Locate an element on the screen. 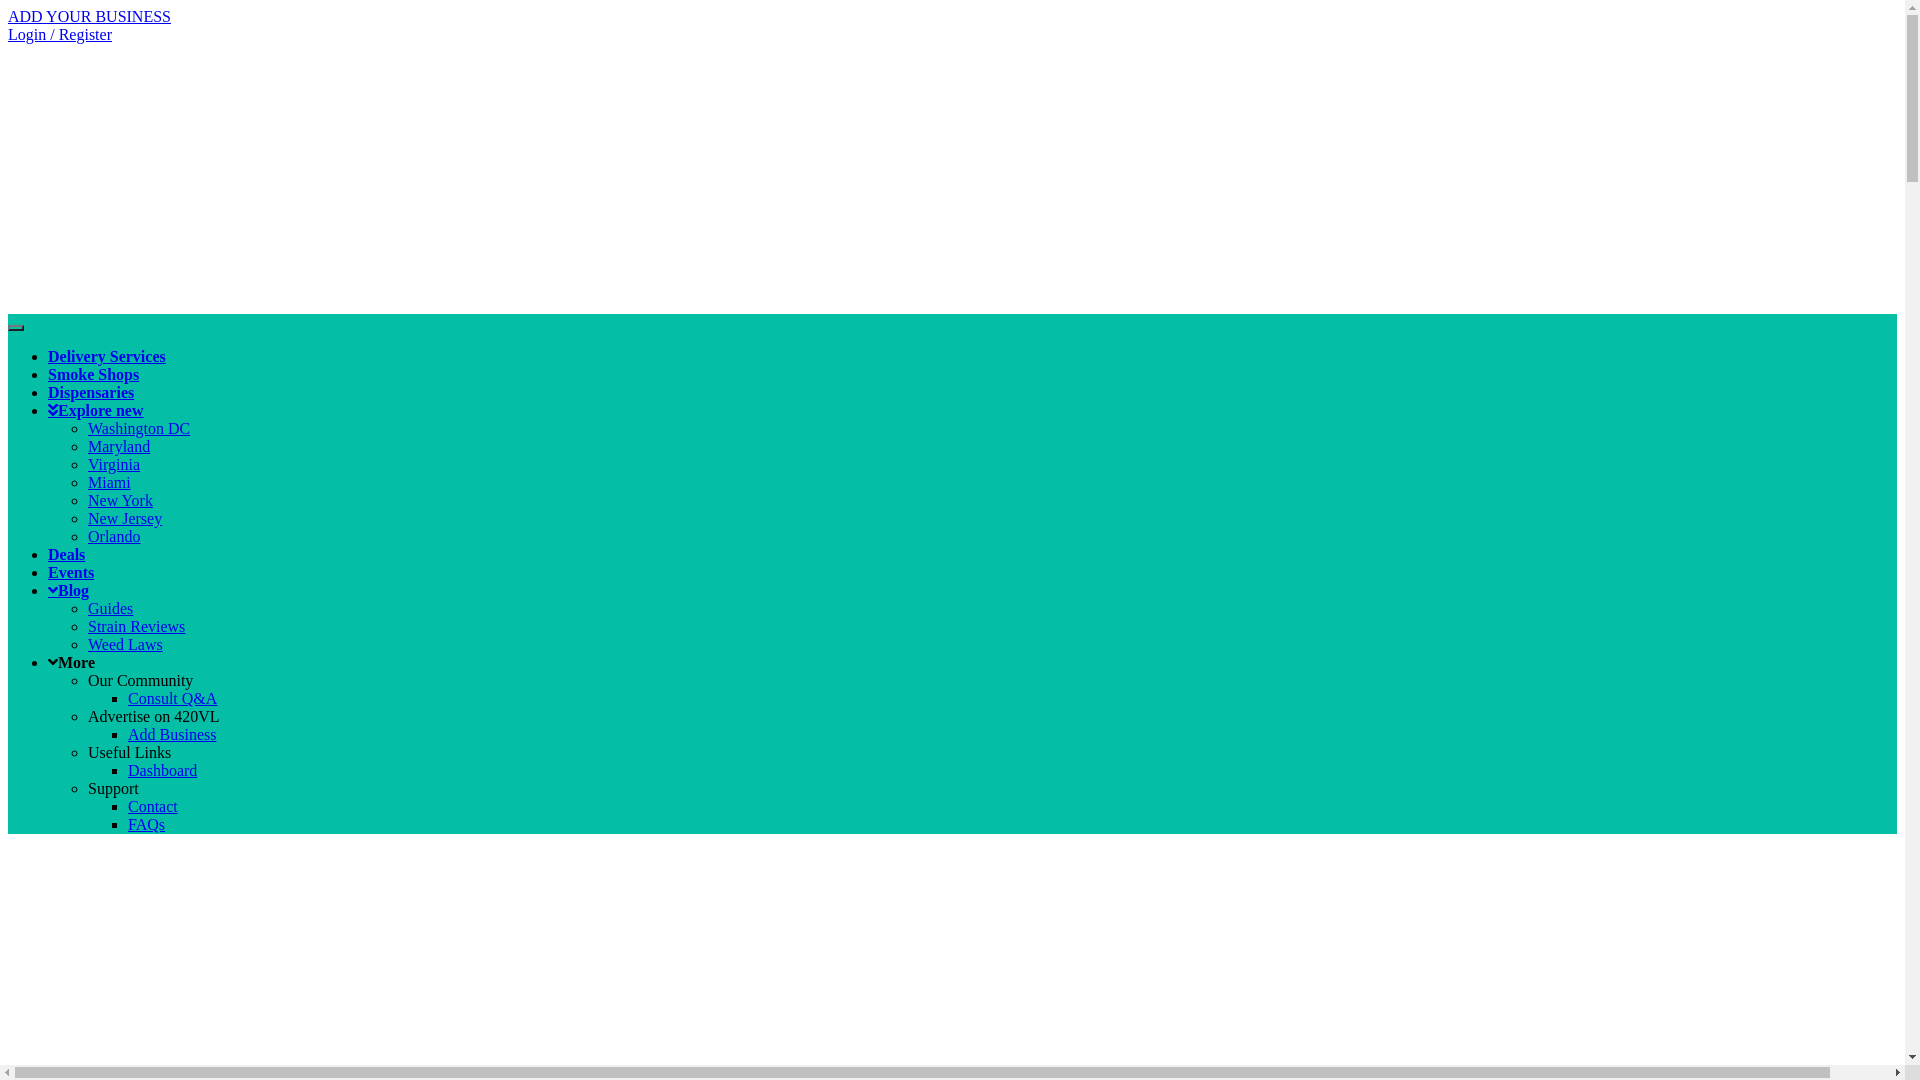 This screenshot has height=1080, width=1920. 'Weed Laws' is located at coordinates (124, 644).